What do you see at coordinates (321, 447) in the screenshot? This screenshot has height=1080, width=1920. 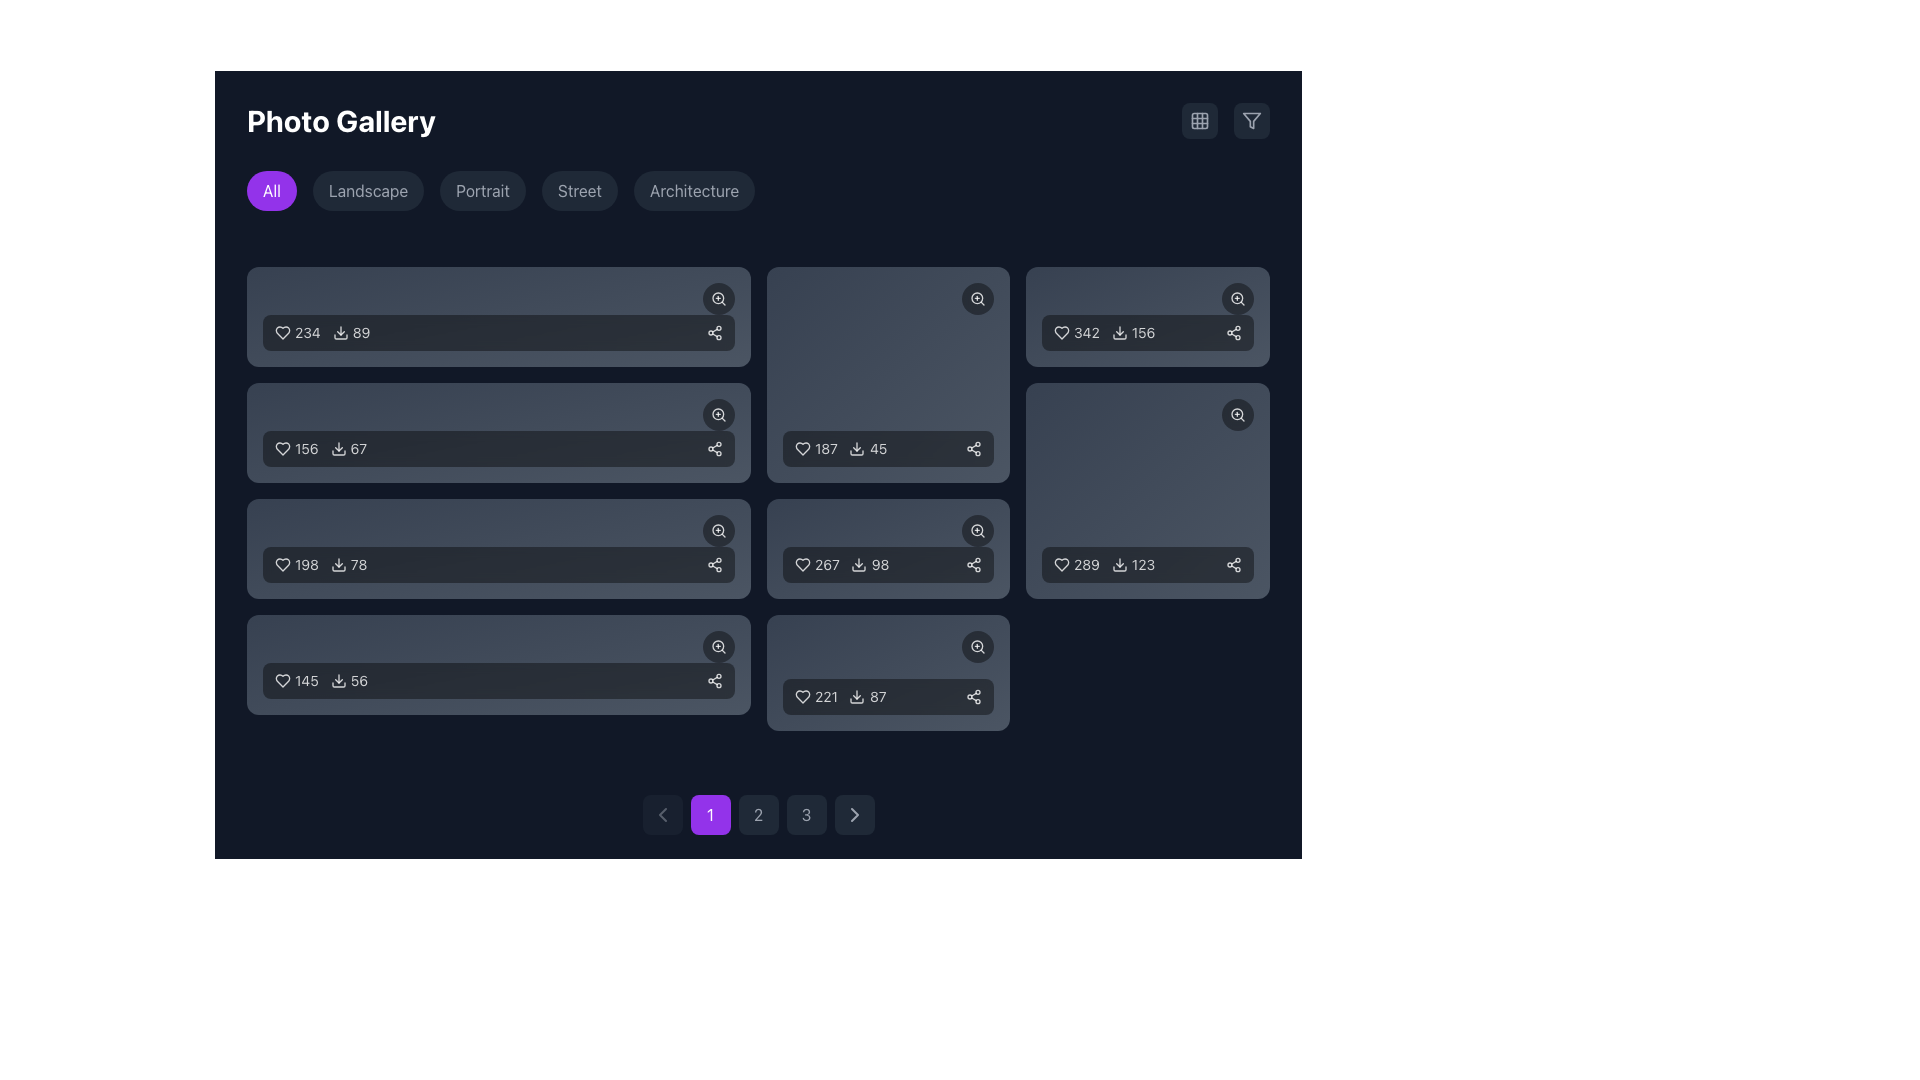 I see `the heart icon representing likes in the interactive display components of the photo gallery item, located on the second row of the gallery grid` at bounding box center [321, 447].